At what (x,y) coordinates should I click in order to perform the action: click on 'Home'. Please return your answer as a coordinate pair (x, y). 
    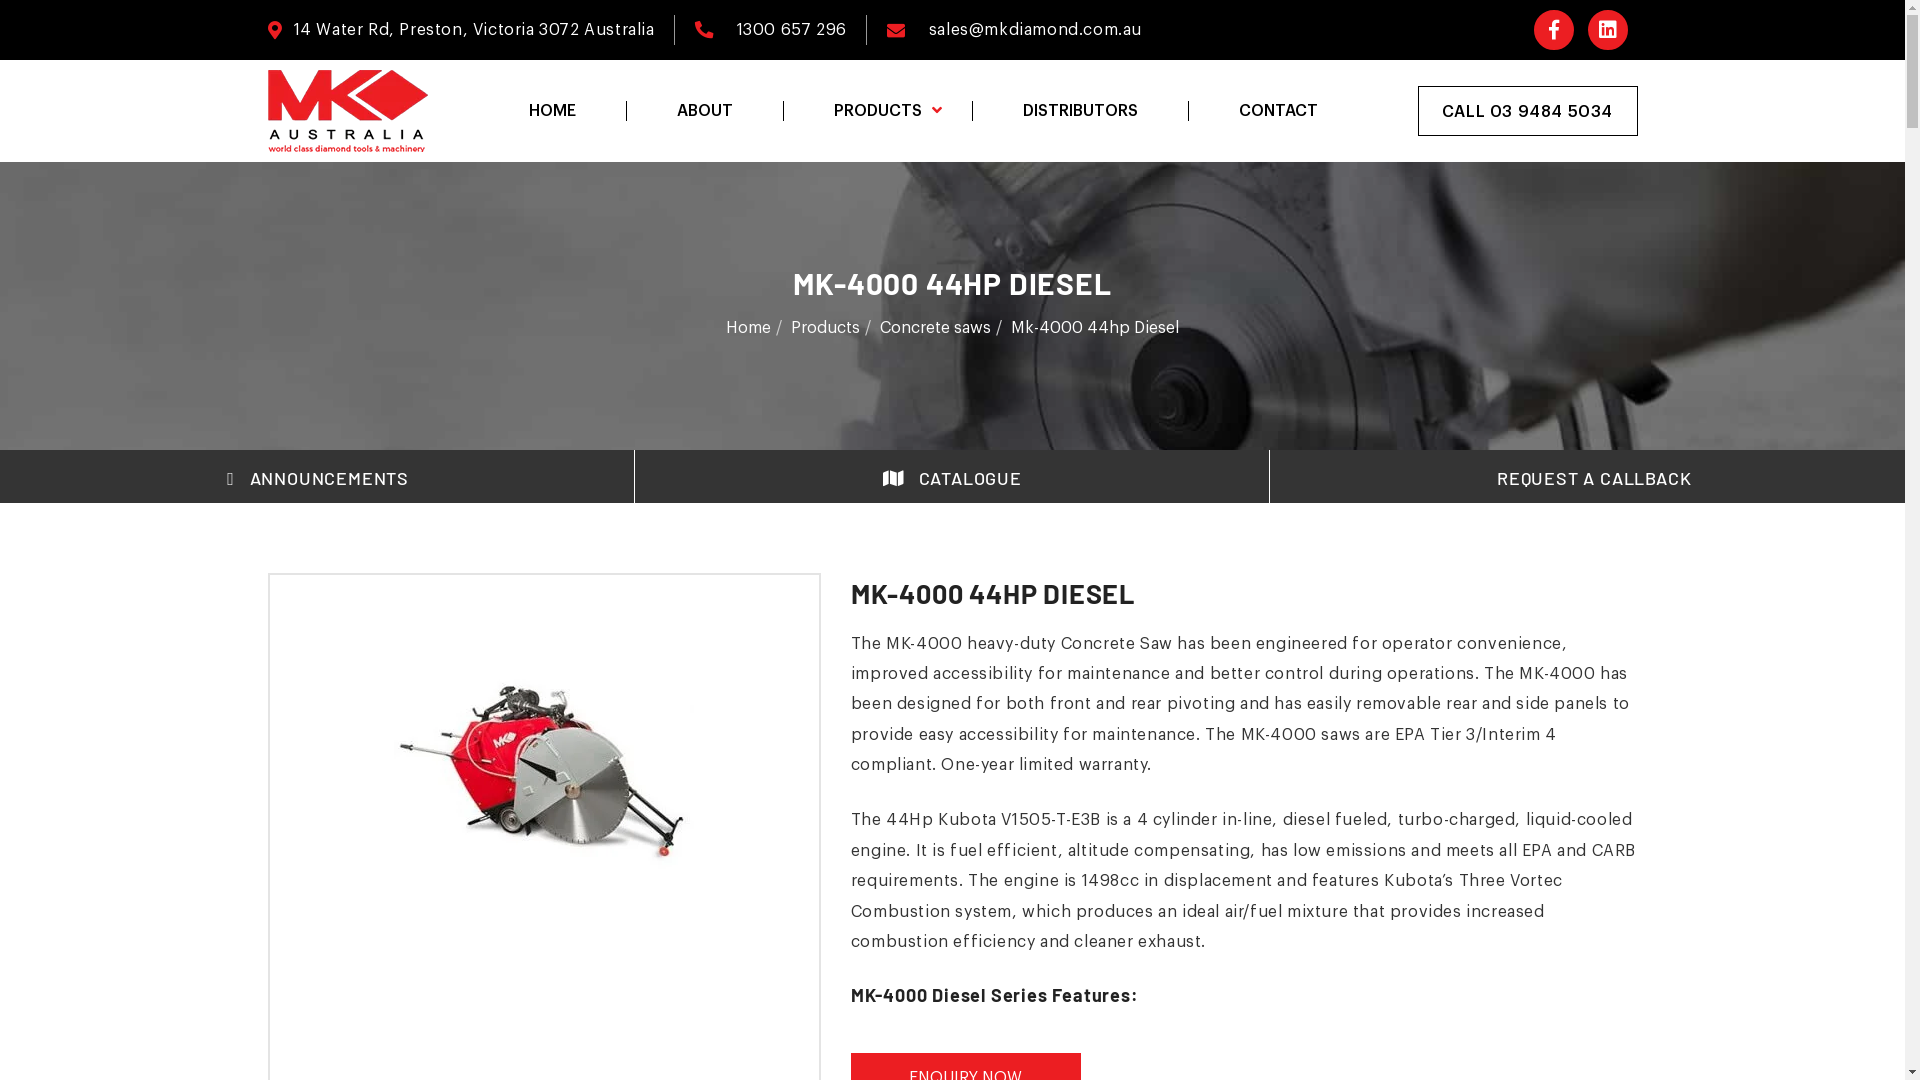
    Looking at the image, I should click on (724, 326).